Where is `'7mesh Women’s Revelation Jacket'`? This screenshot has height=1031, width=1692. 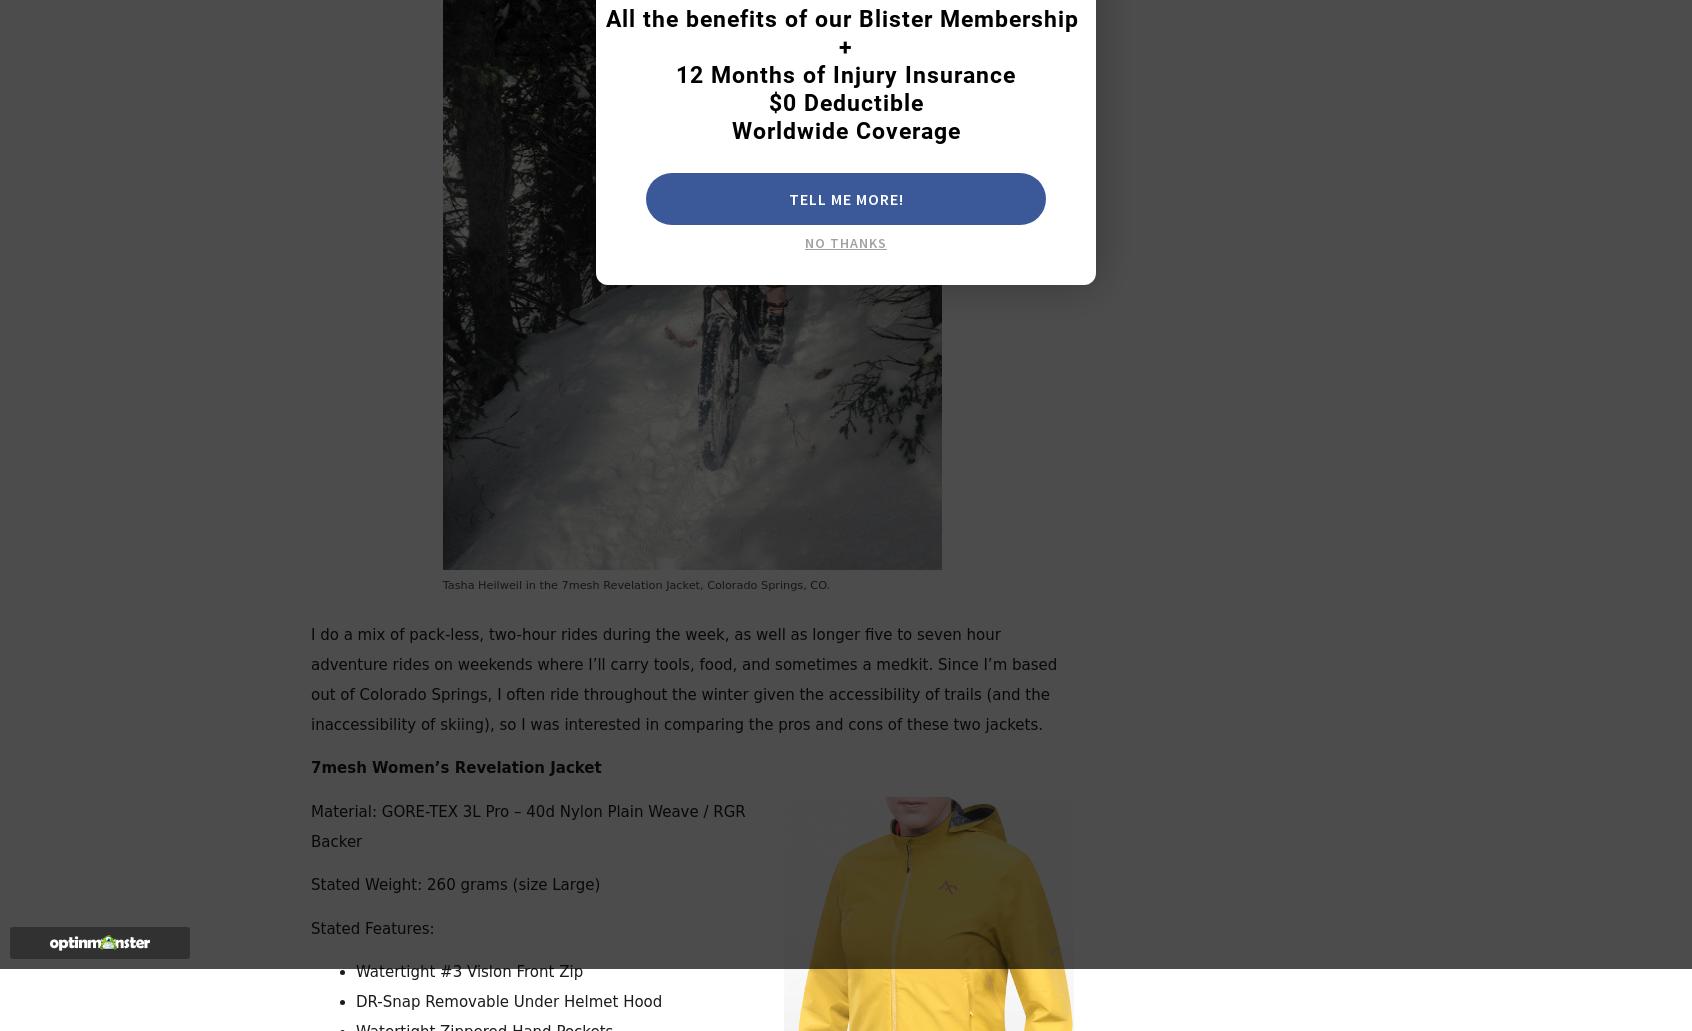
'7mesh Women’s Revelation Jacket' is located at coordinates (454, 766).